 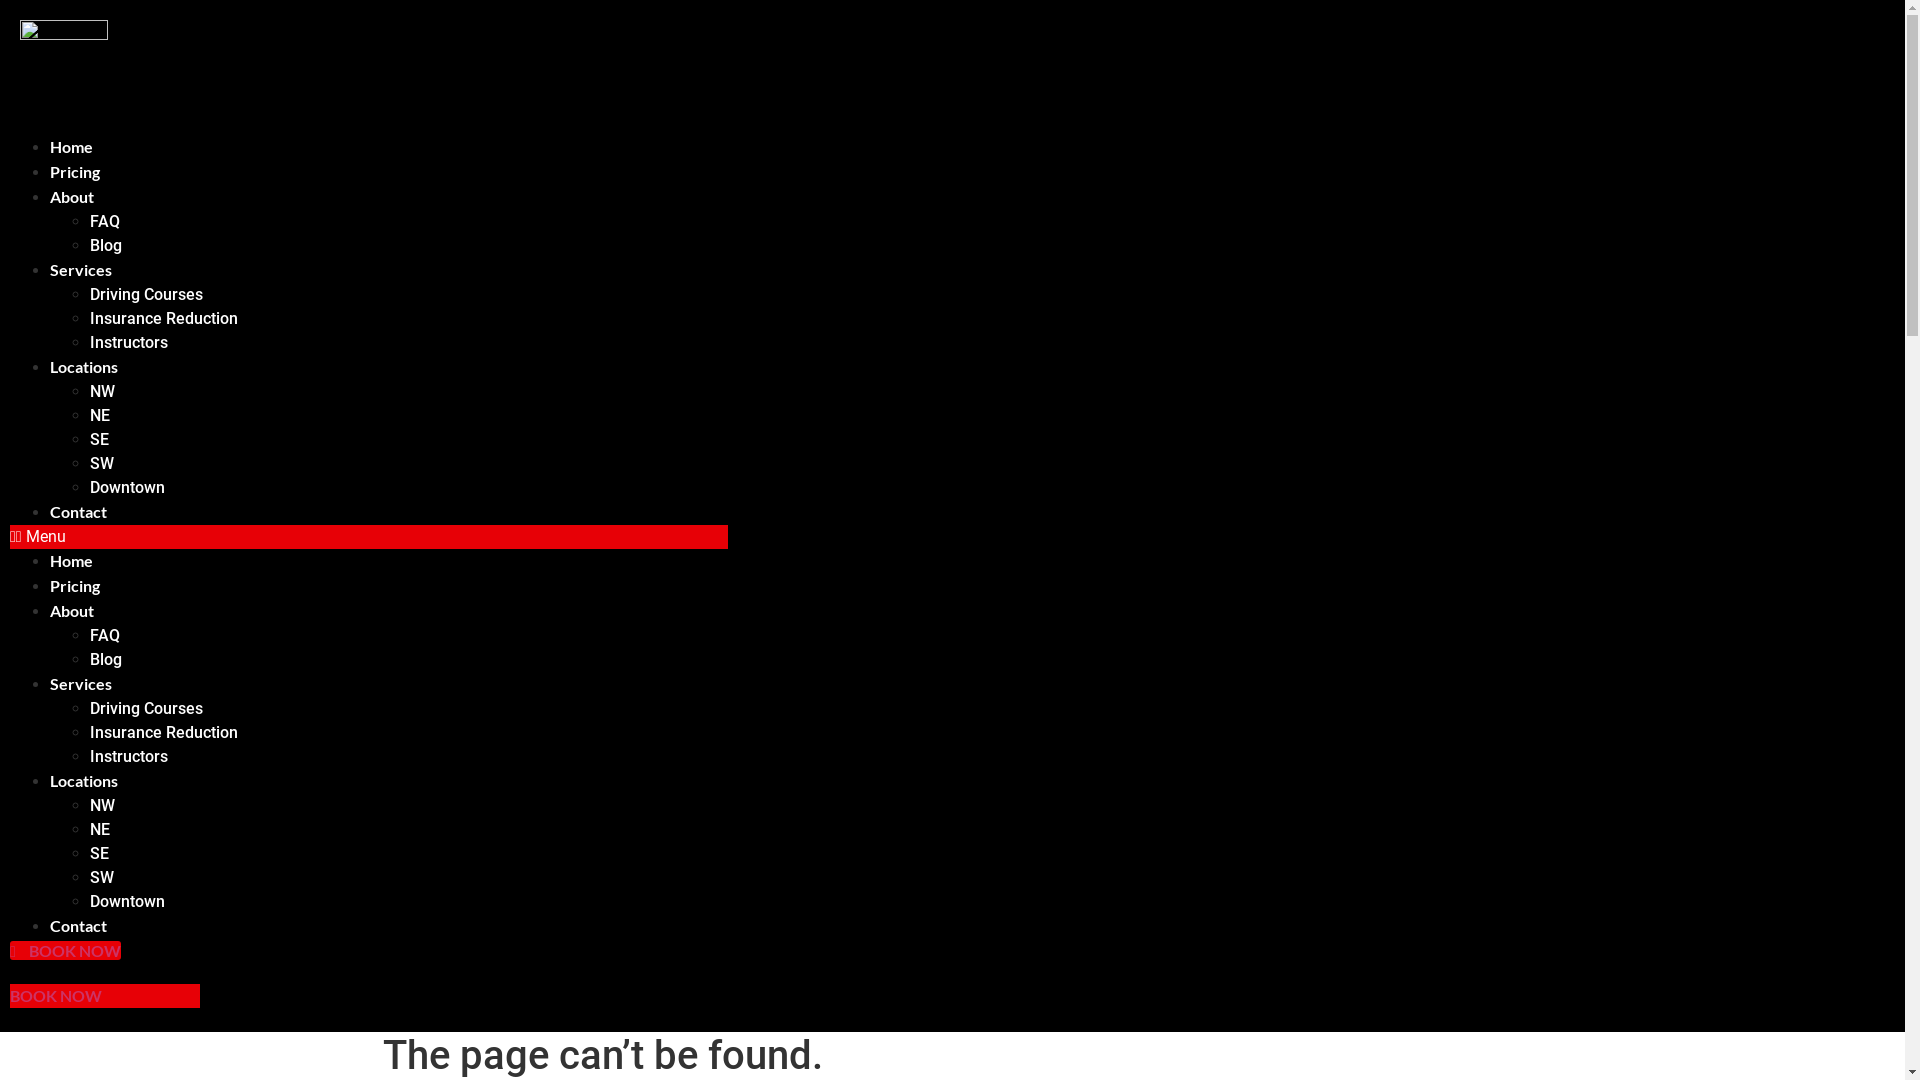 I want to click on 'SE', so click(x=98, y=853).